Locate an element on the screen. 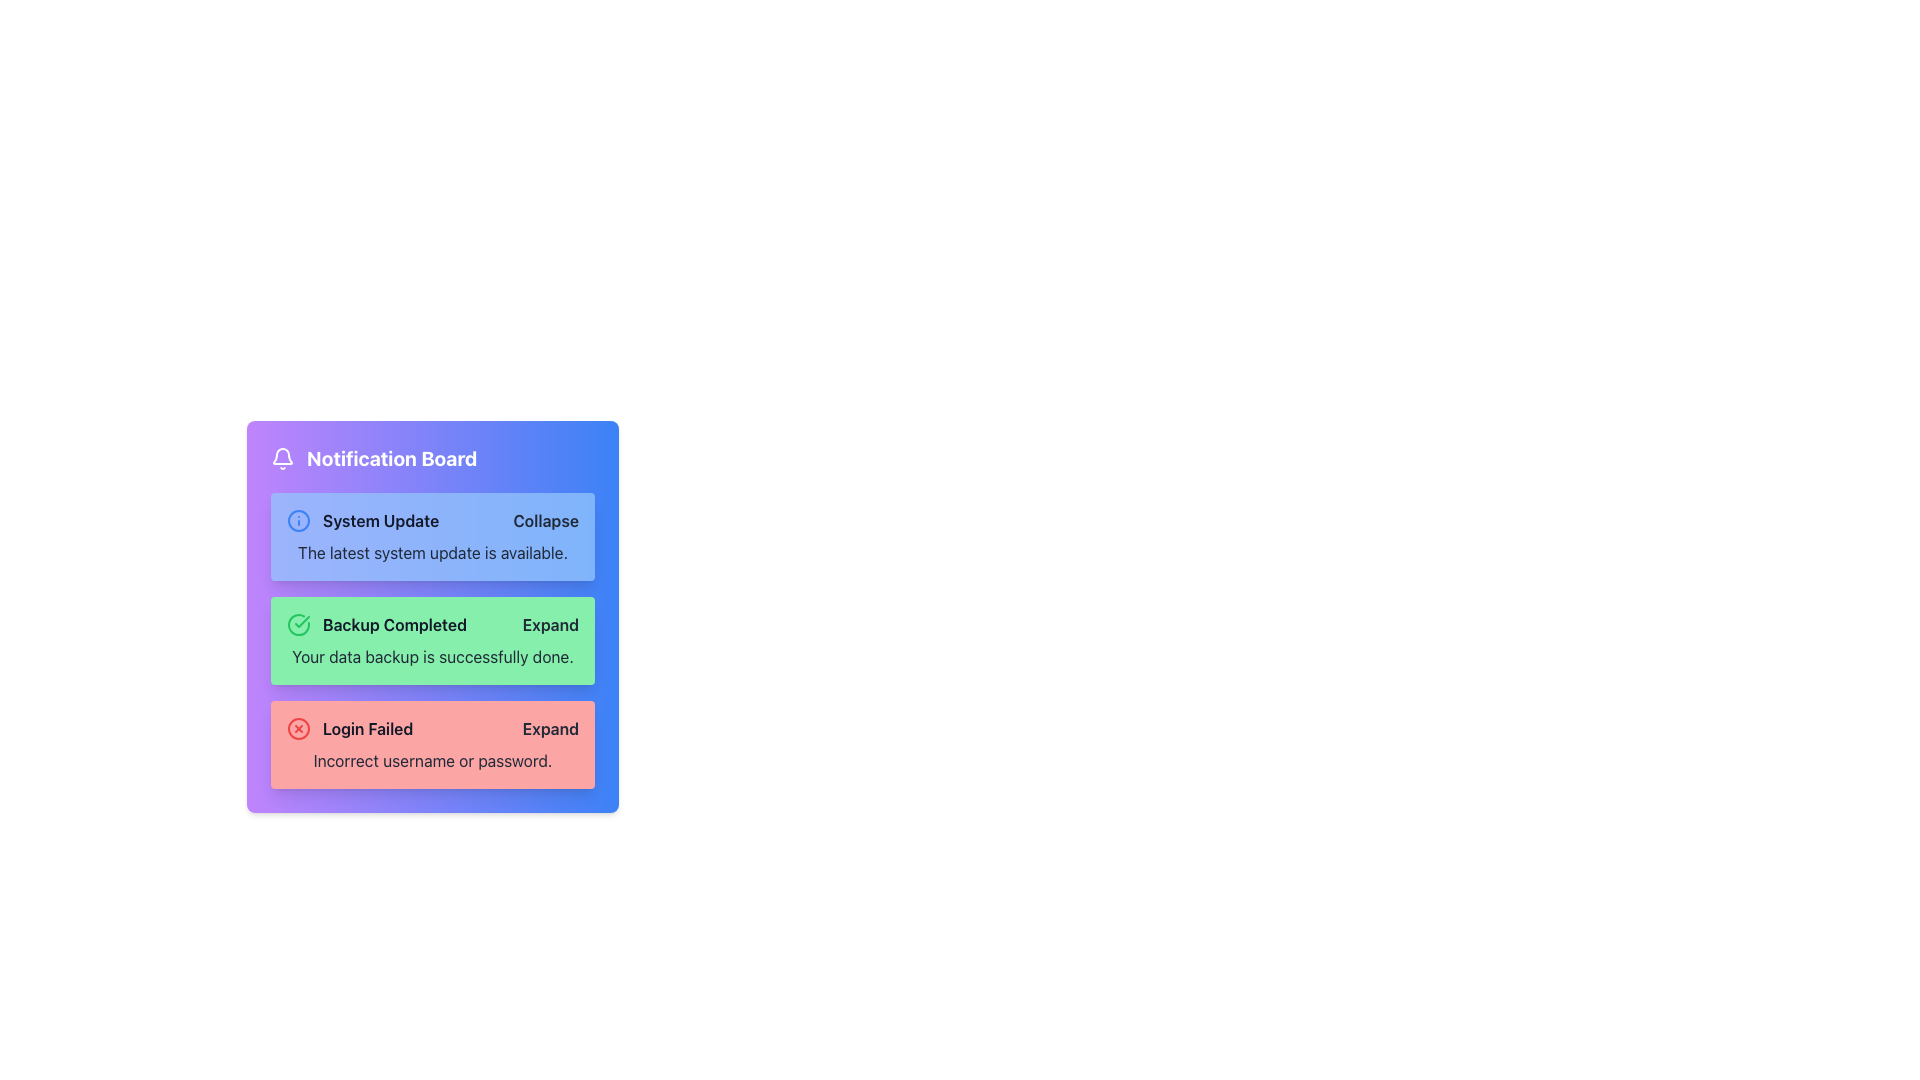  the collapsible toggle button located at the top-right corner of the 'System Update' notification box is located at coordinates (546, 519).